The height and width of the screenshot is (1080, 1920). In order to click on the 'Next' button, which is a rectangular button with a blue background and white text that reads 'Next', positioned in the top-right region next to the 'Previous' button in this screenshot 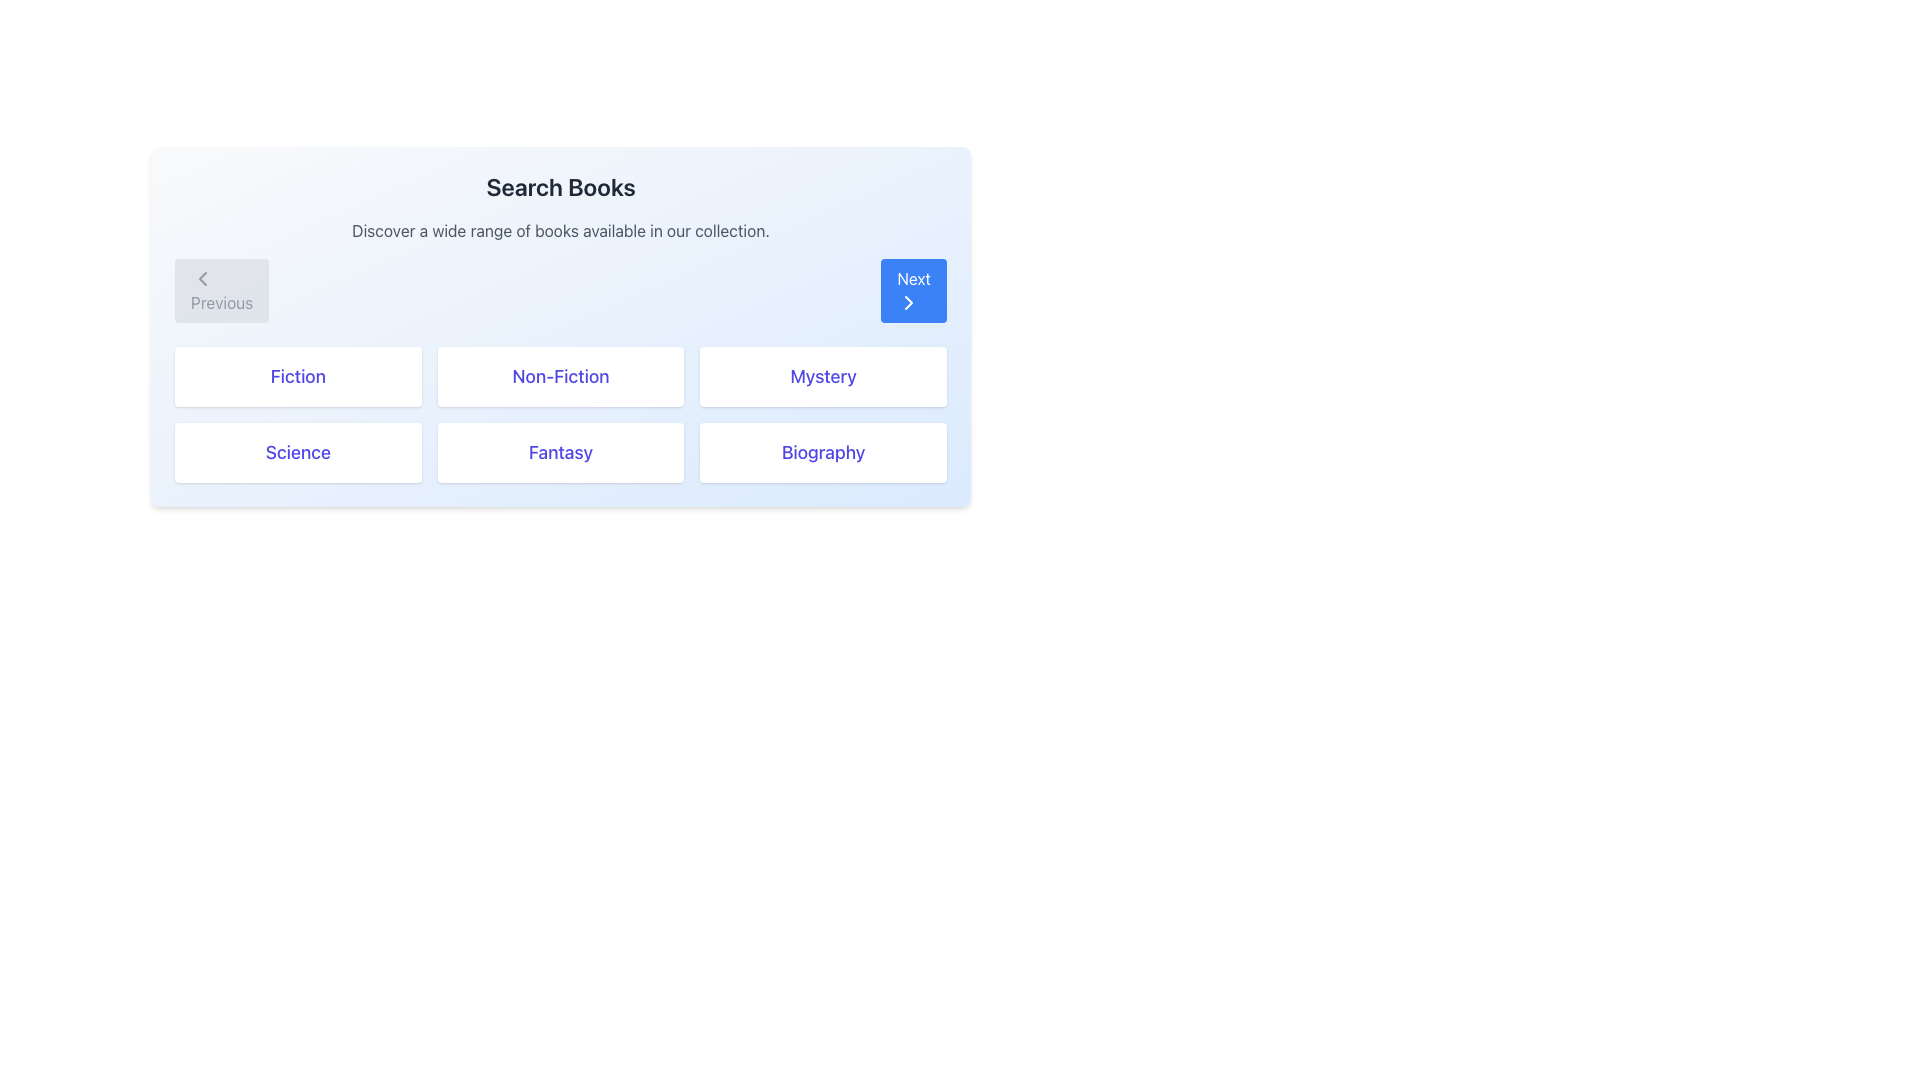, I will do `click(913, 290)`.